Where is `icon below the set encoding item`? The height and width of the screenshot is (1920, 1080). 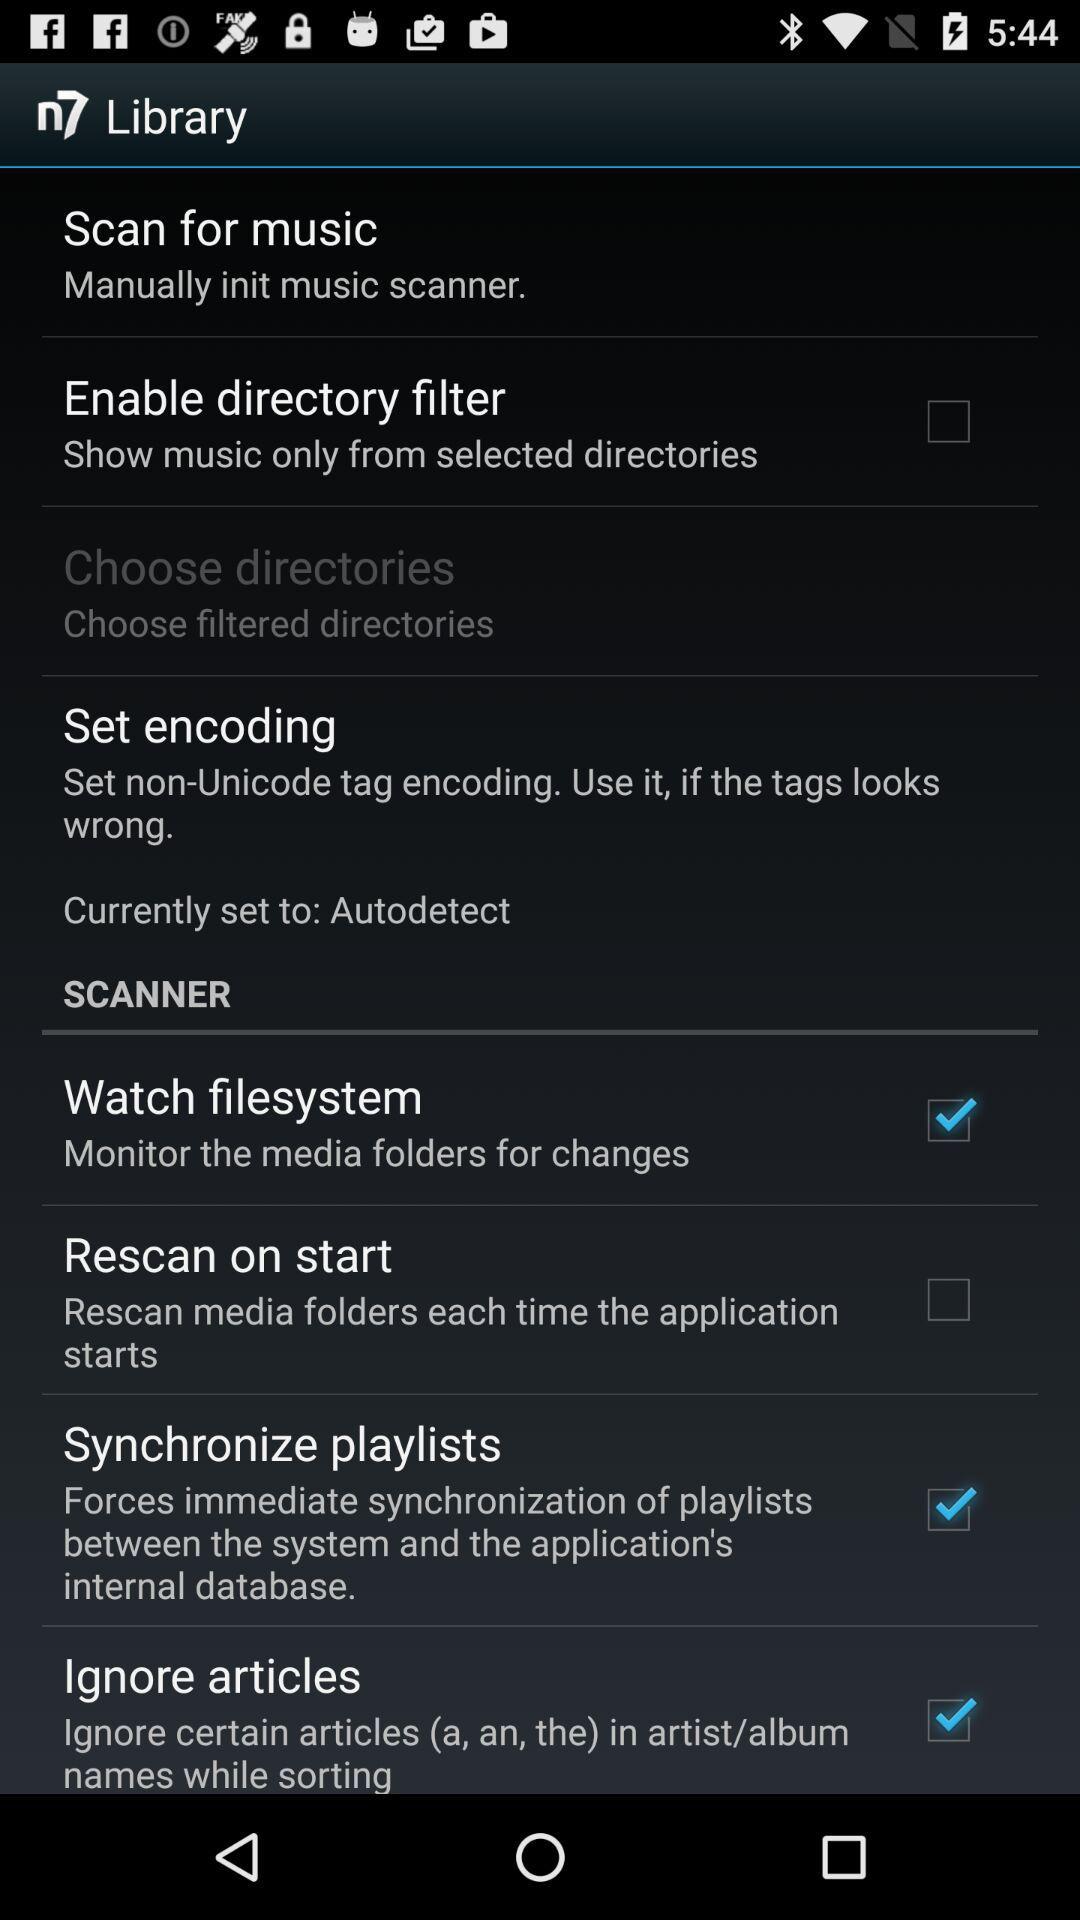
icon below the set encoding item is located at coordinates (525, 844).